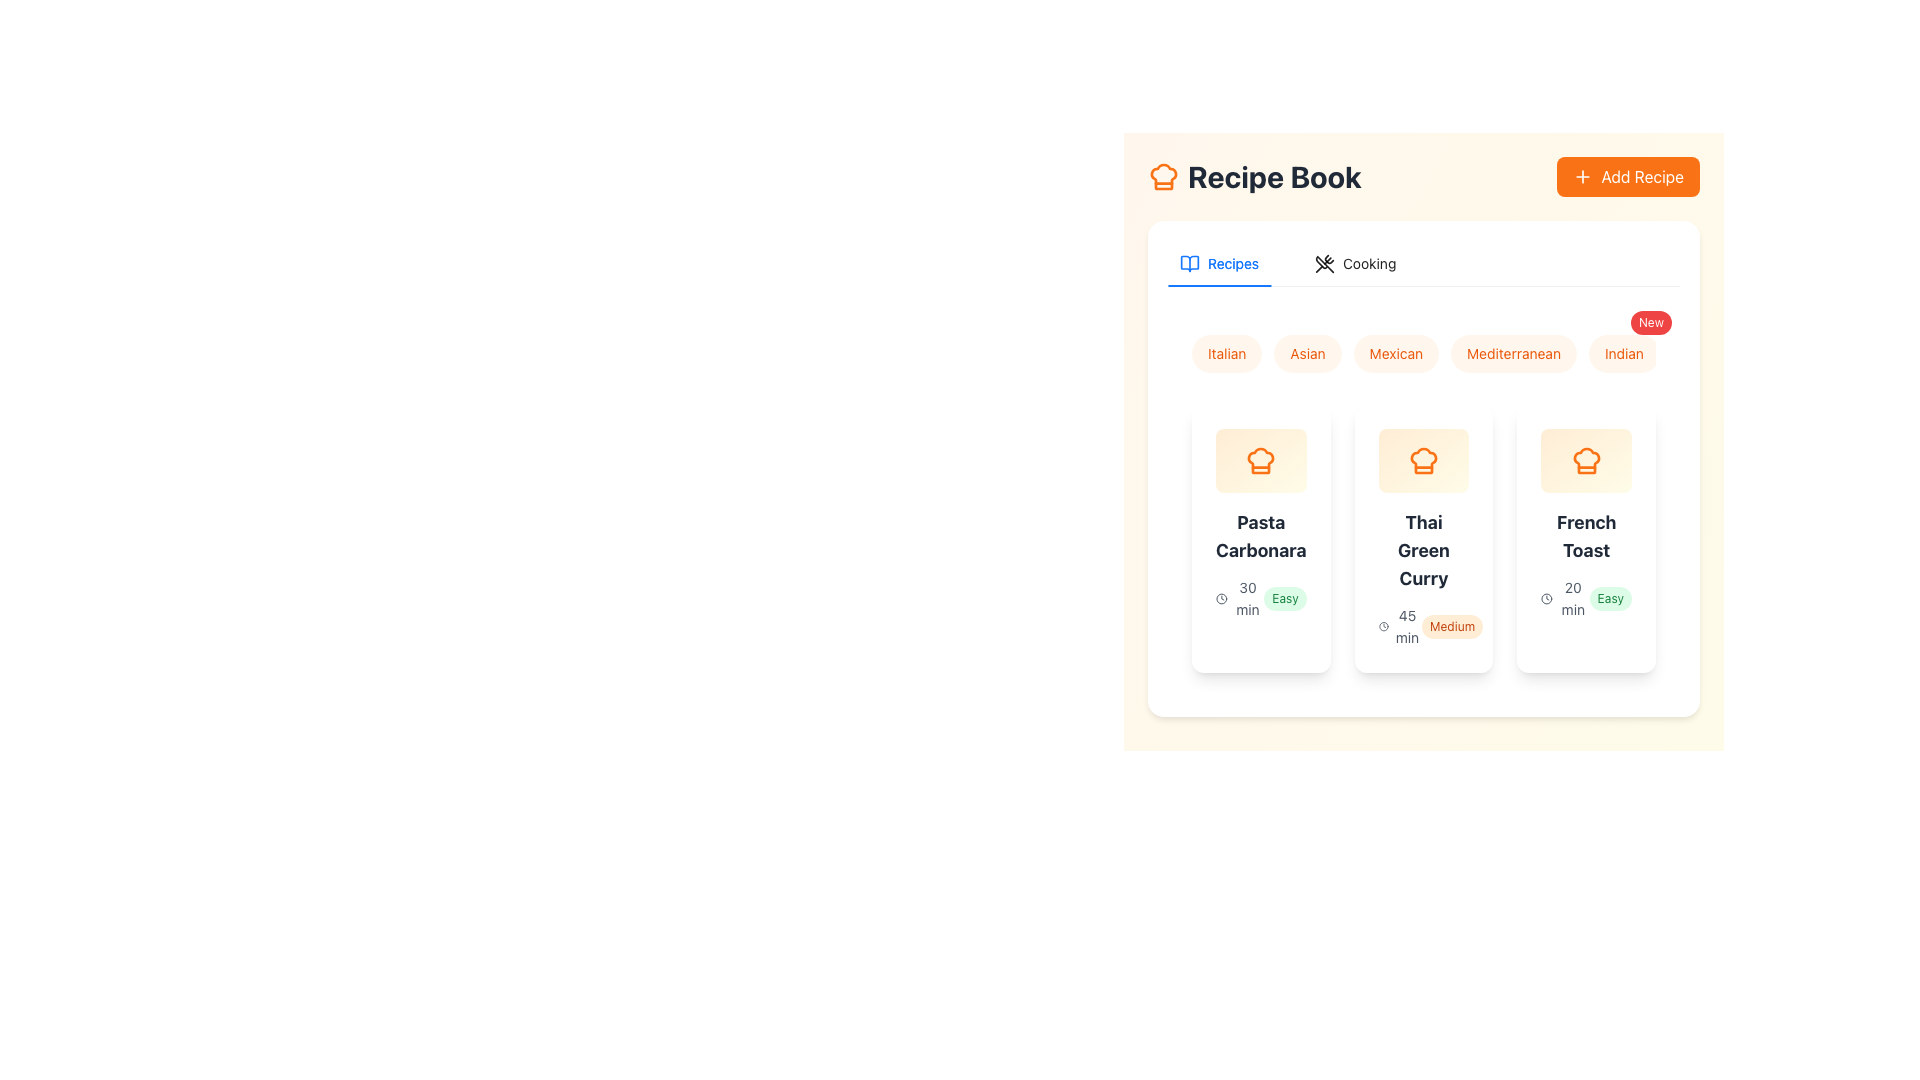 The width and height of the screenshot is (1920, 1080). Describe the element at coordinates (1190, 262) in the screenshot. I see `the recipe icon located to the left of the 'Recipes' label in the top-left segment of the interface` at that location.